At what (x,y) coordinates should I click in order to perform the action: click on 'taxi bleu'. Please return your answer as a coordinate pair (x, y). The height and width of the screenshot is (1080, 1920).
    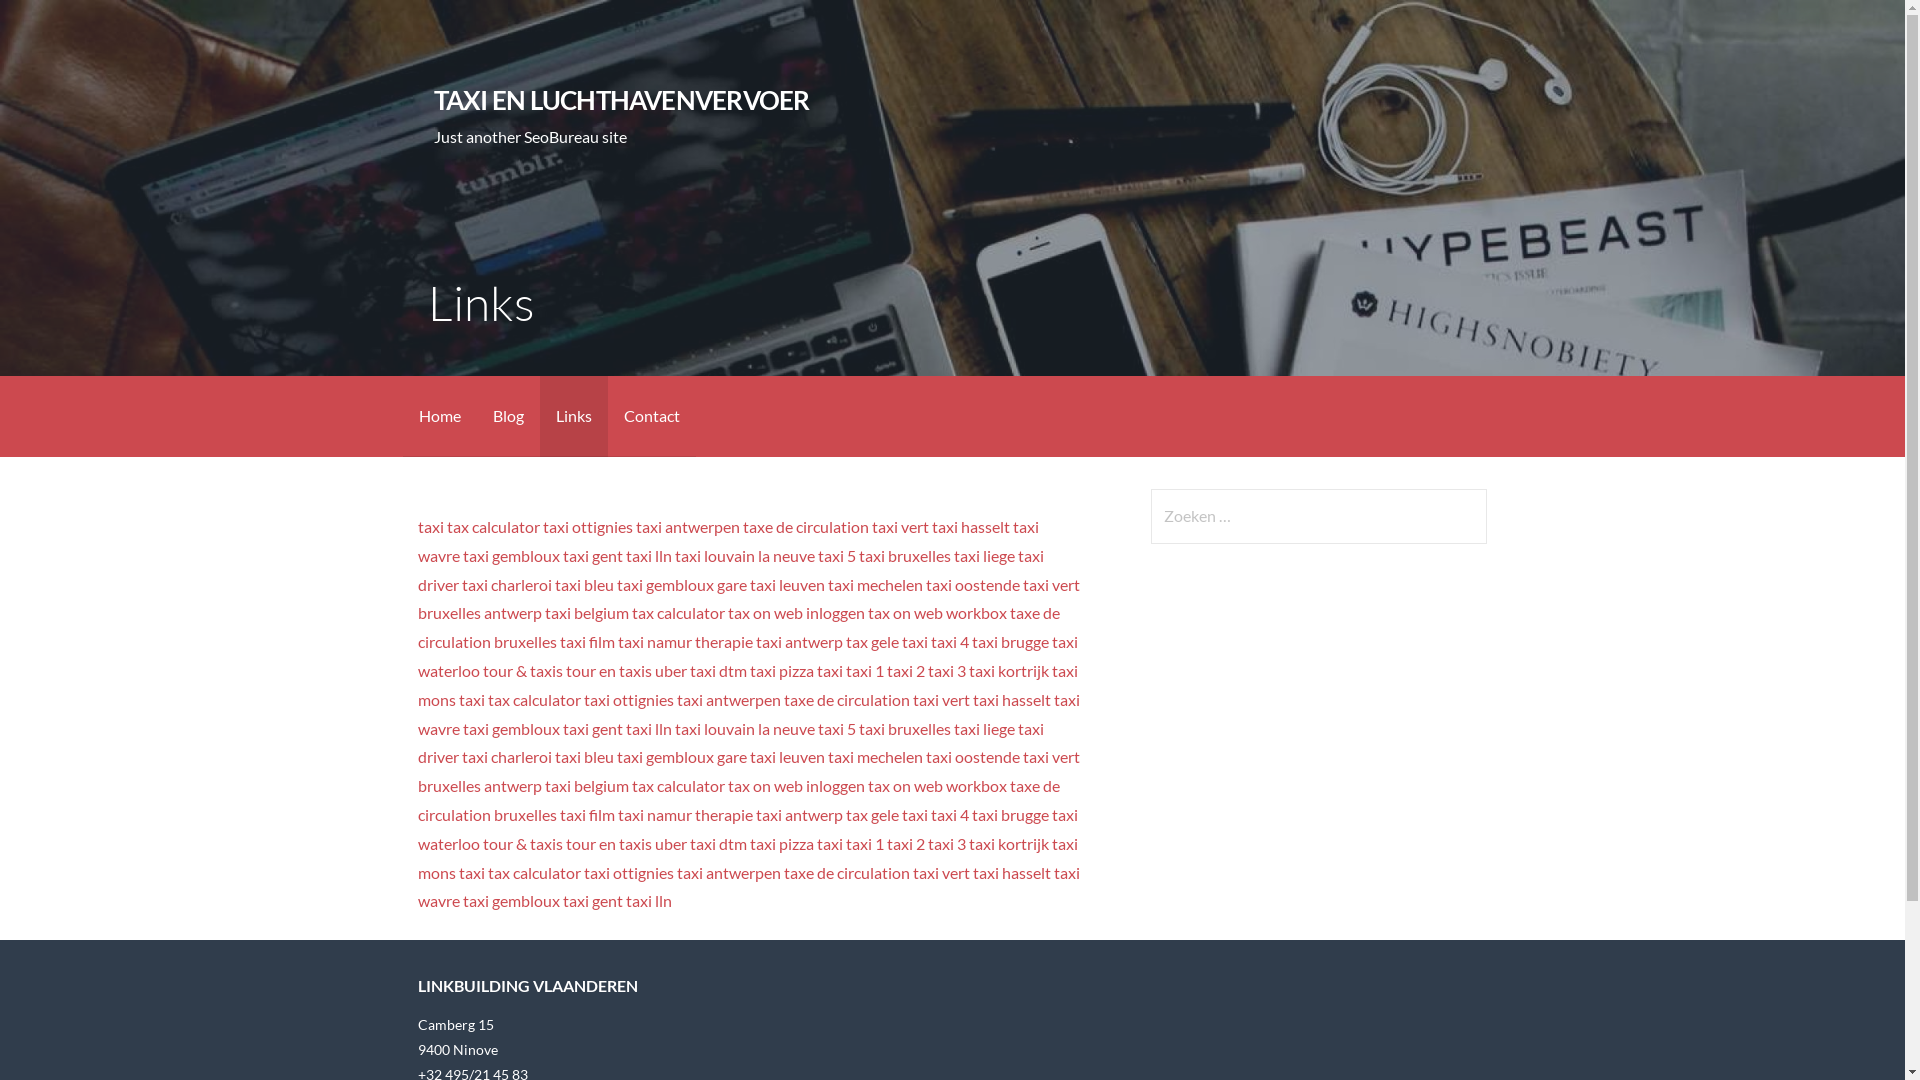
    Looking at the image, I should click on (555, 584).